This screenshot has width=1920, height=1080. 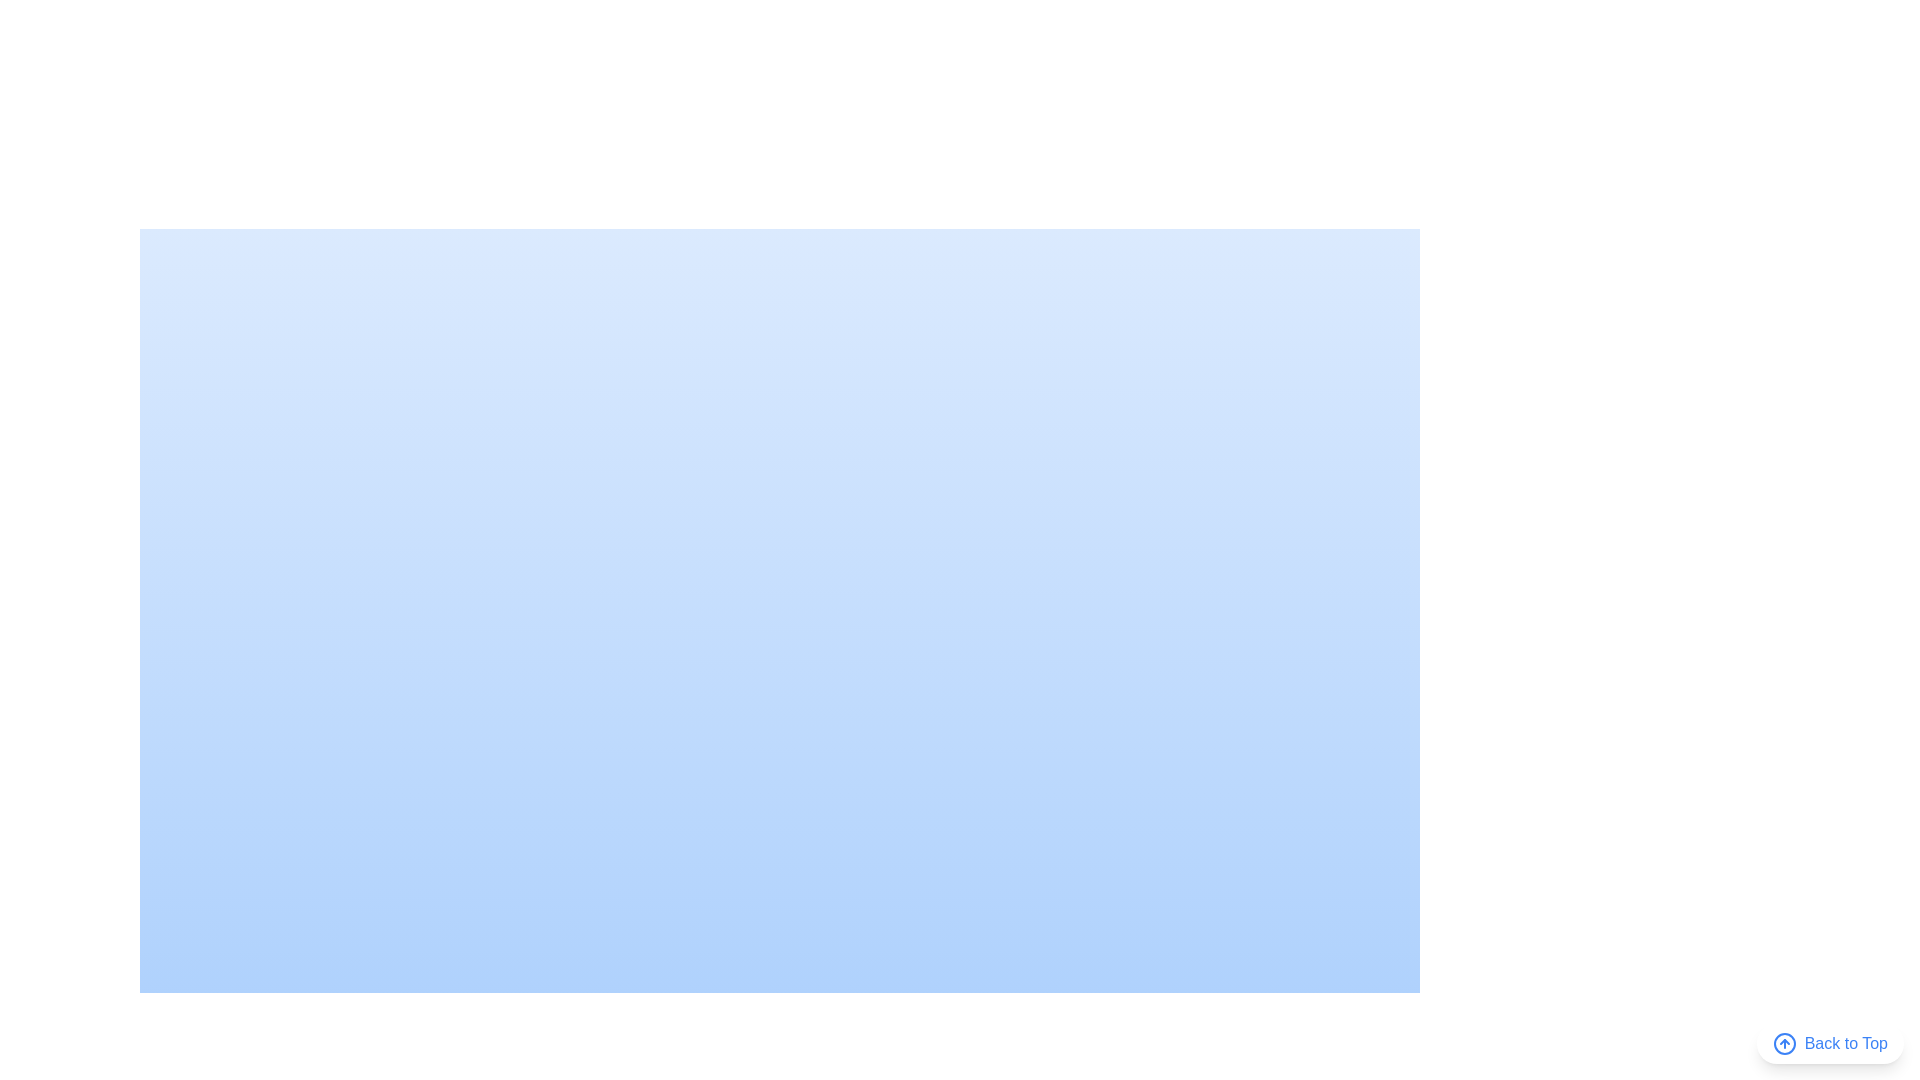 I want to click on the circular SVG shape, which is part of an arrow icon styled in blue, so click(x=1784, y=1043).